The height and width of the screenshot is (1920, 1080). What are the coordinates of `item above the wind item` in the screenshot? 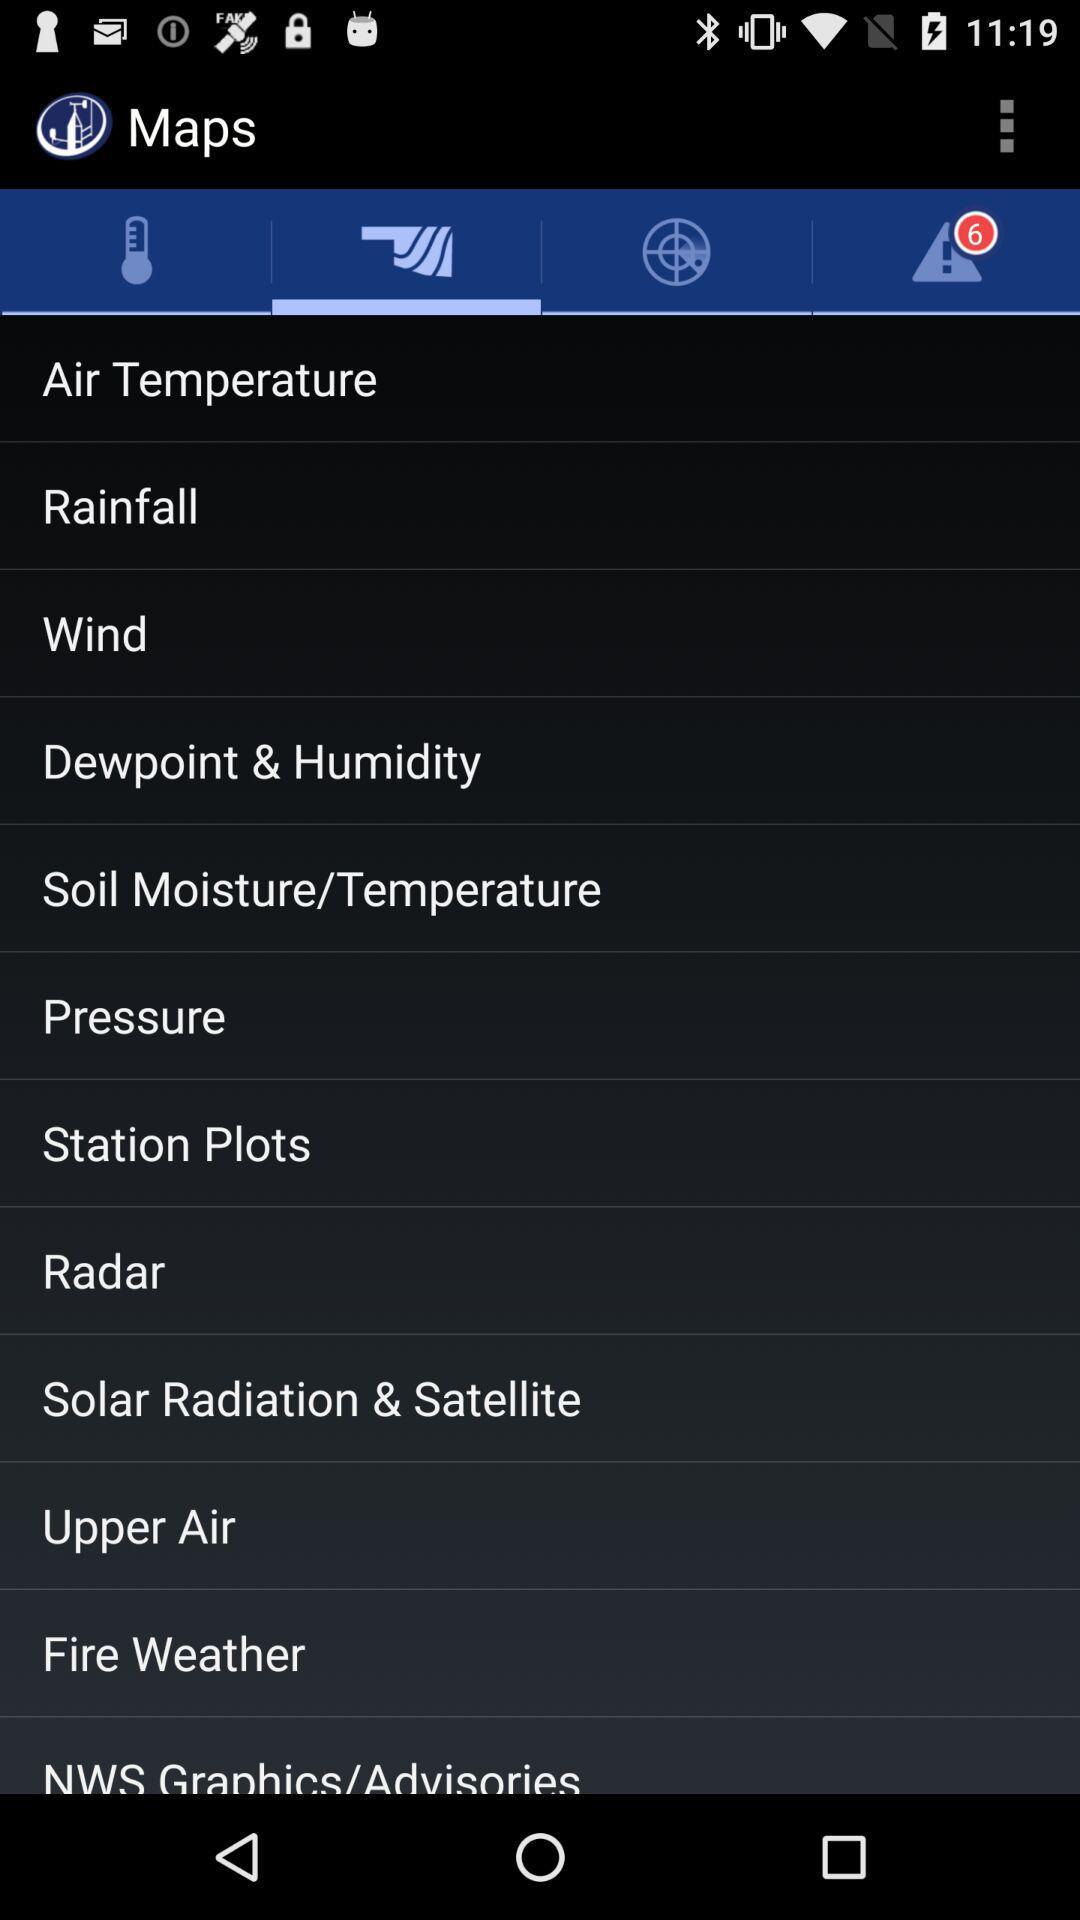 It's located at (540, 505).